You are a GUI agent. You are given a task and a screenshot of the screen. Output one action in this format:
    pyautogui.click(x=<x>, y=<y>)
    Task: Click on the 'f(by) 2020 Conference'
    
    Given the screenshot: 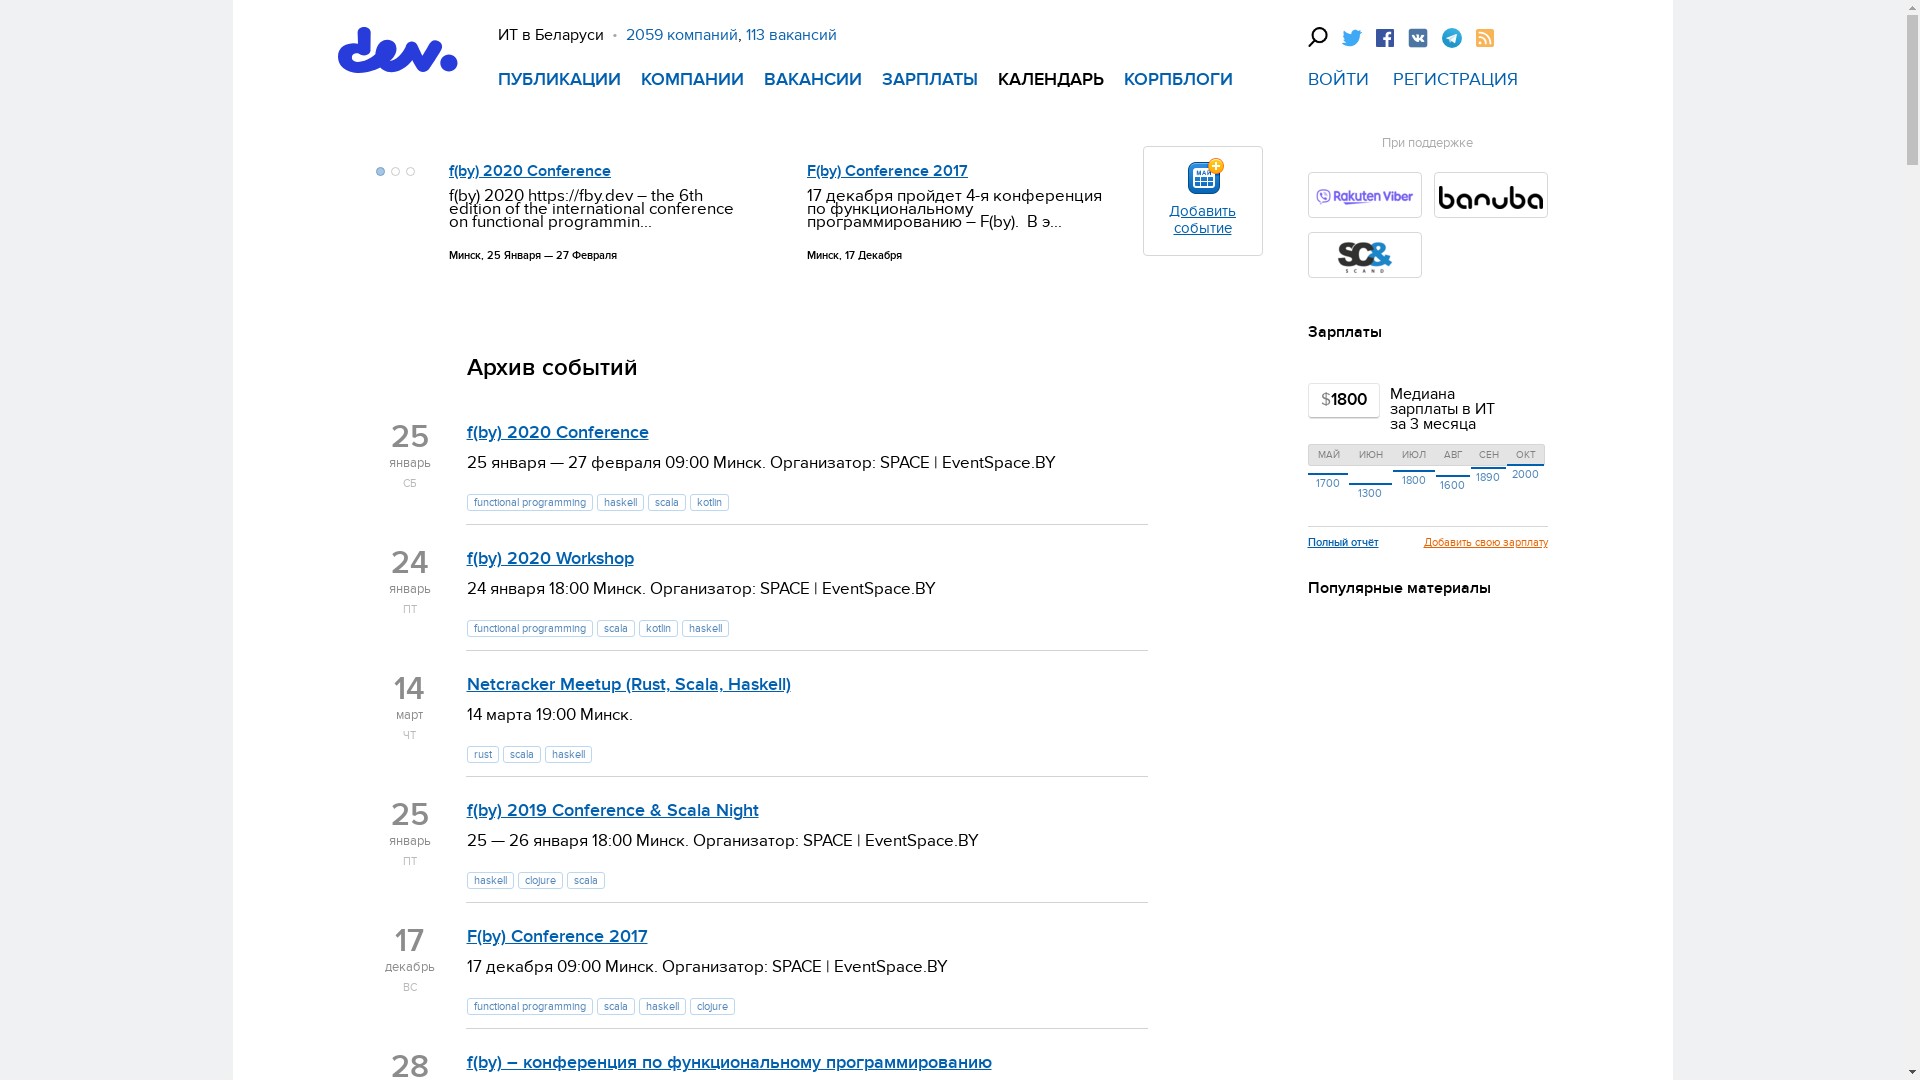 What is the action you would take?
    pyautogui.click(x=529, y=169)
    